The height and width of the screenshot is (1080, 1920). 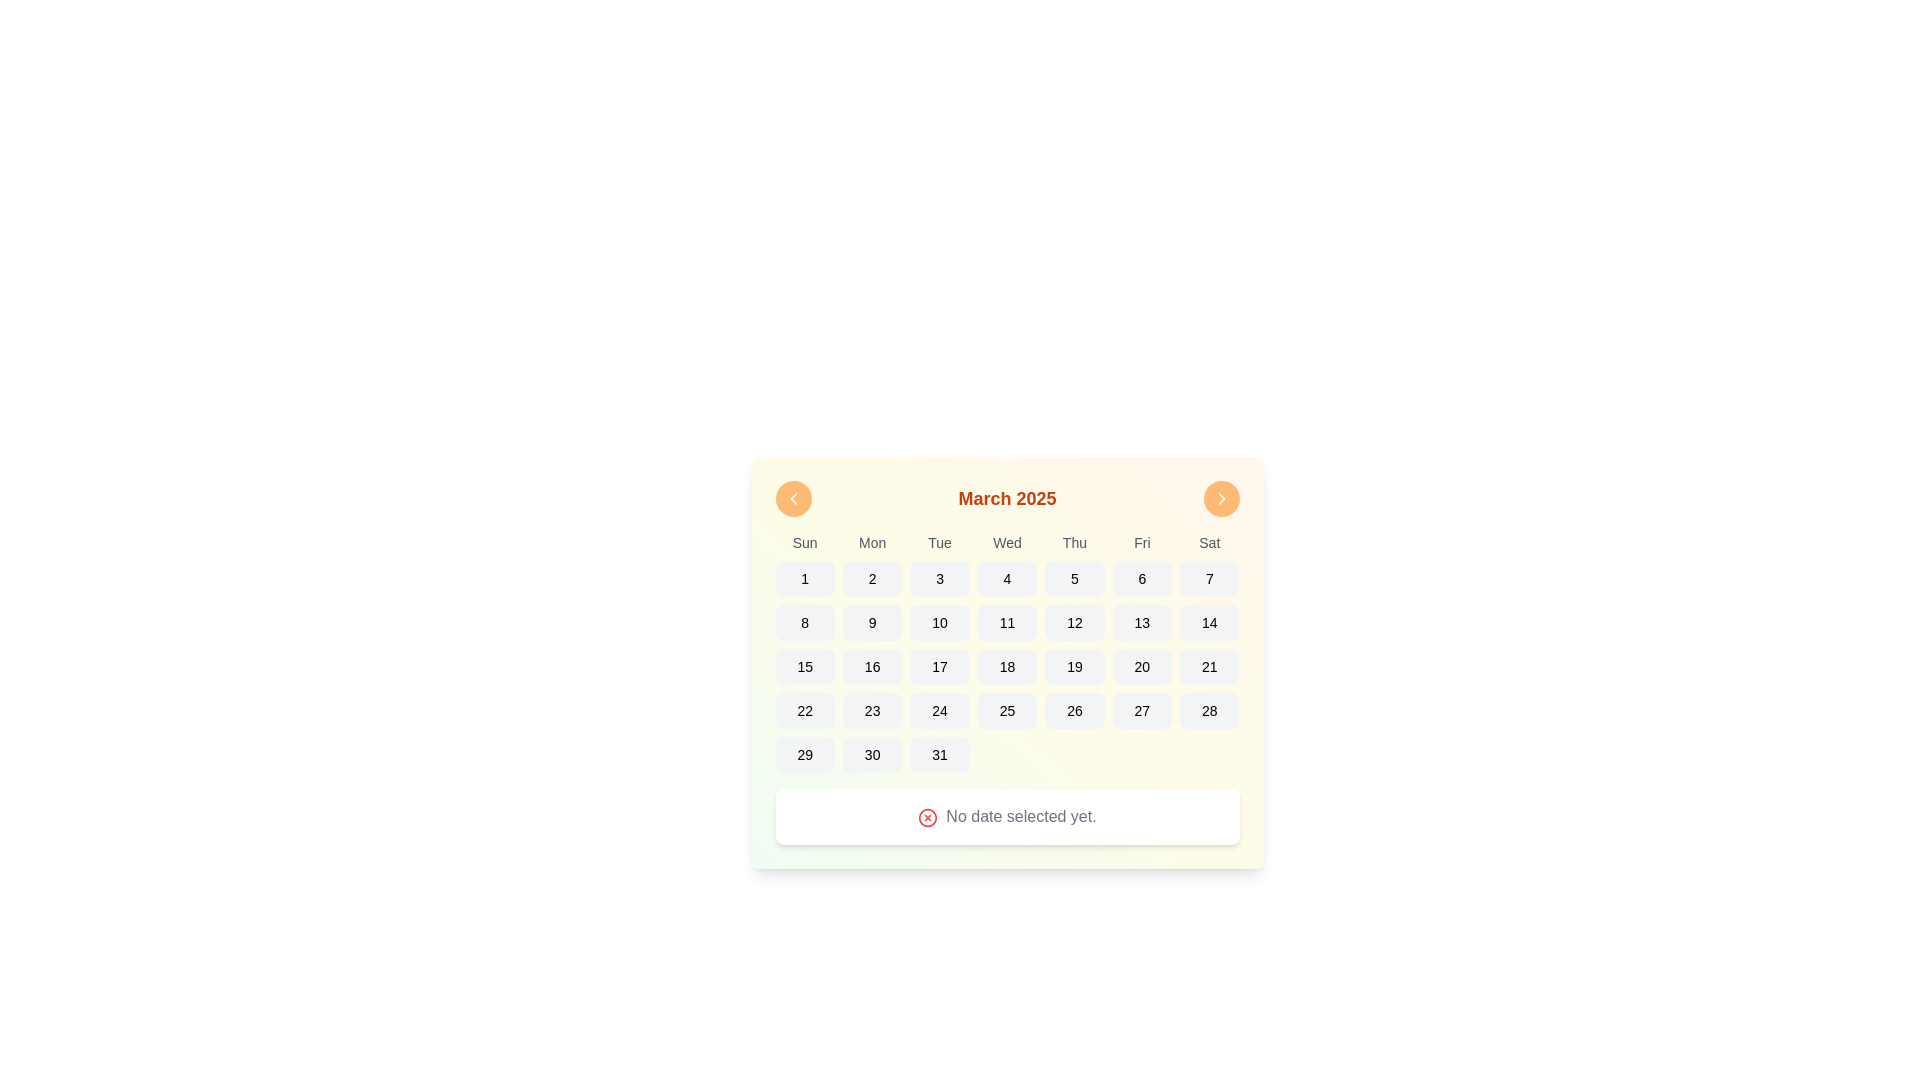 I want to click on the Chevron icon within the orange circular button located in the top-right corner of the calendar interface, so click(x=1220, y=497).